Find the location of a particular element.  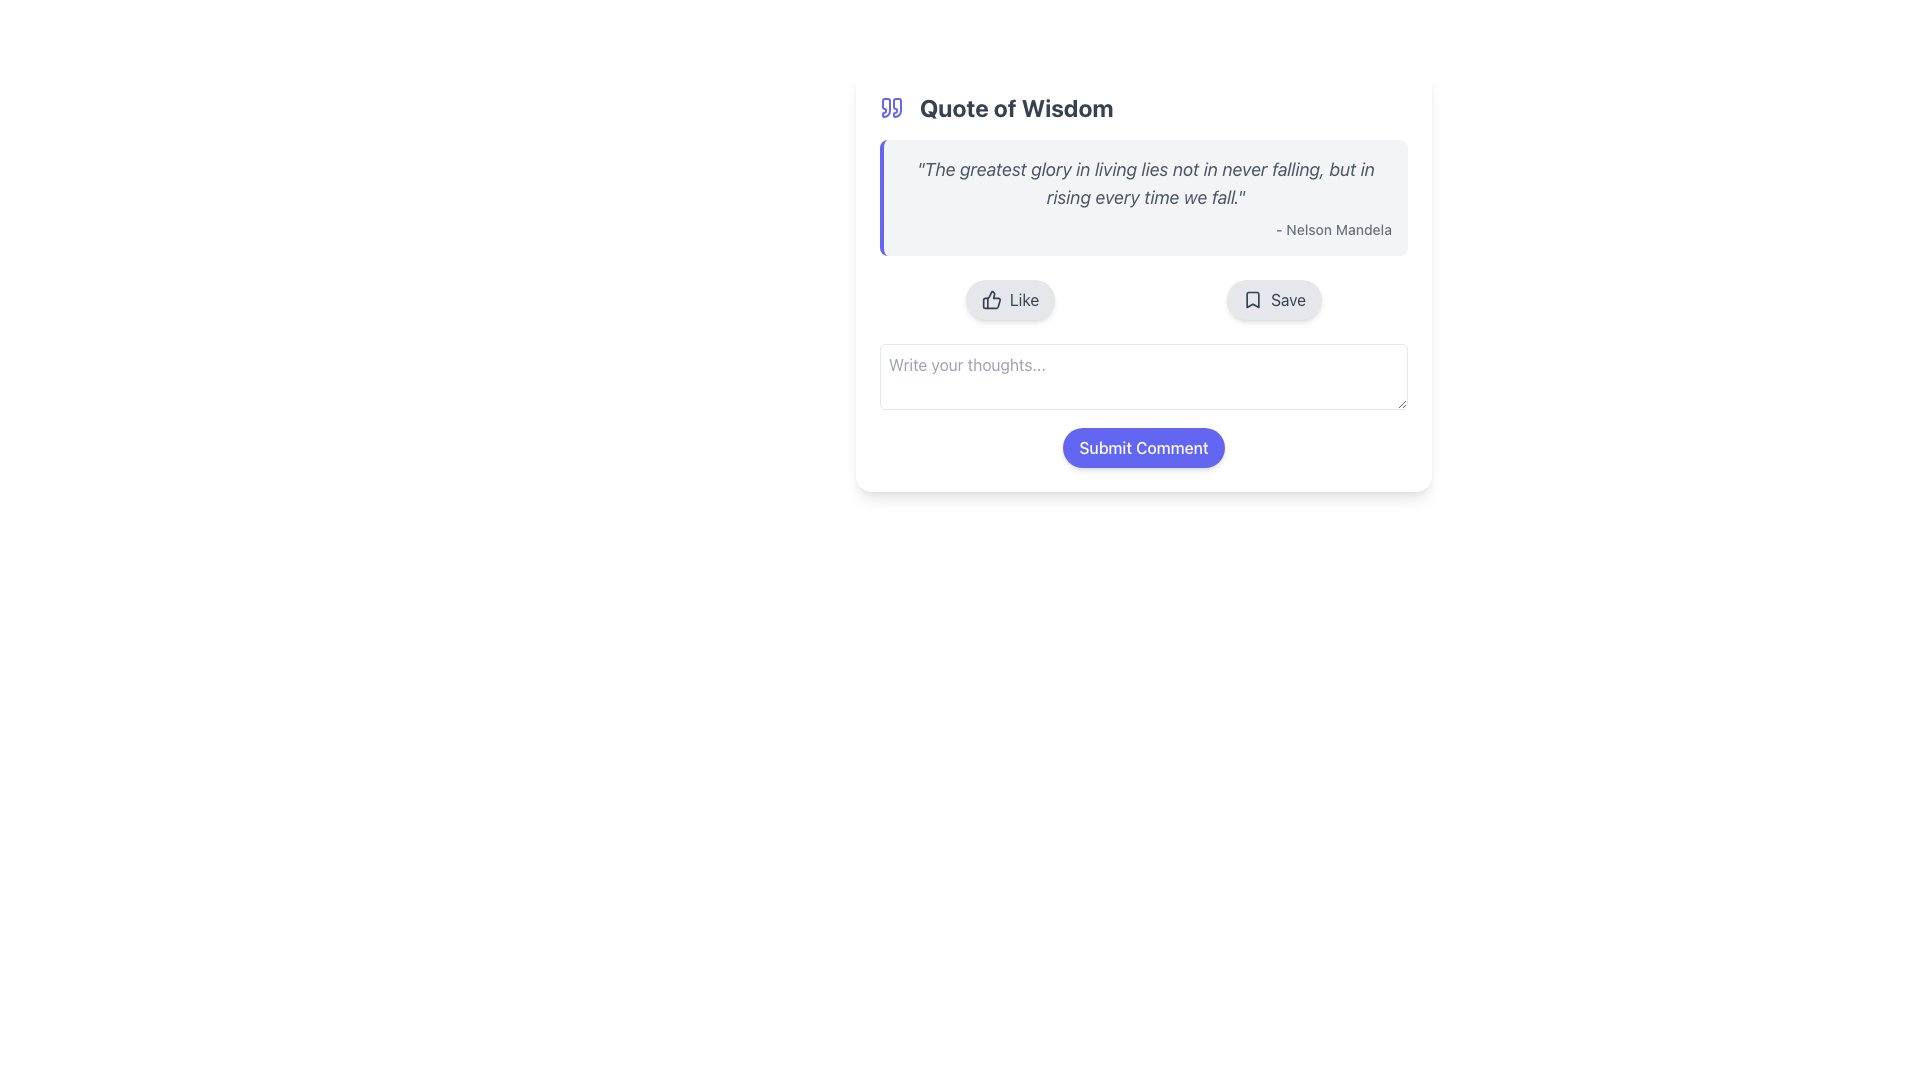

motivational quote displayed in the main content text block located at the top middle of the interface, above the attribution text is located at coordinates (1146, 184).